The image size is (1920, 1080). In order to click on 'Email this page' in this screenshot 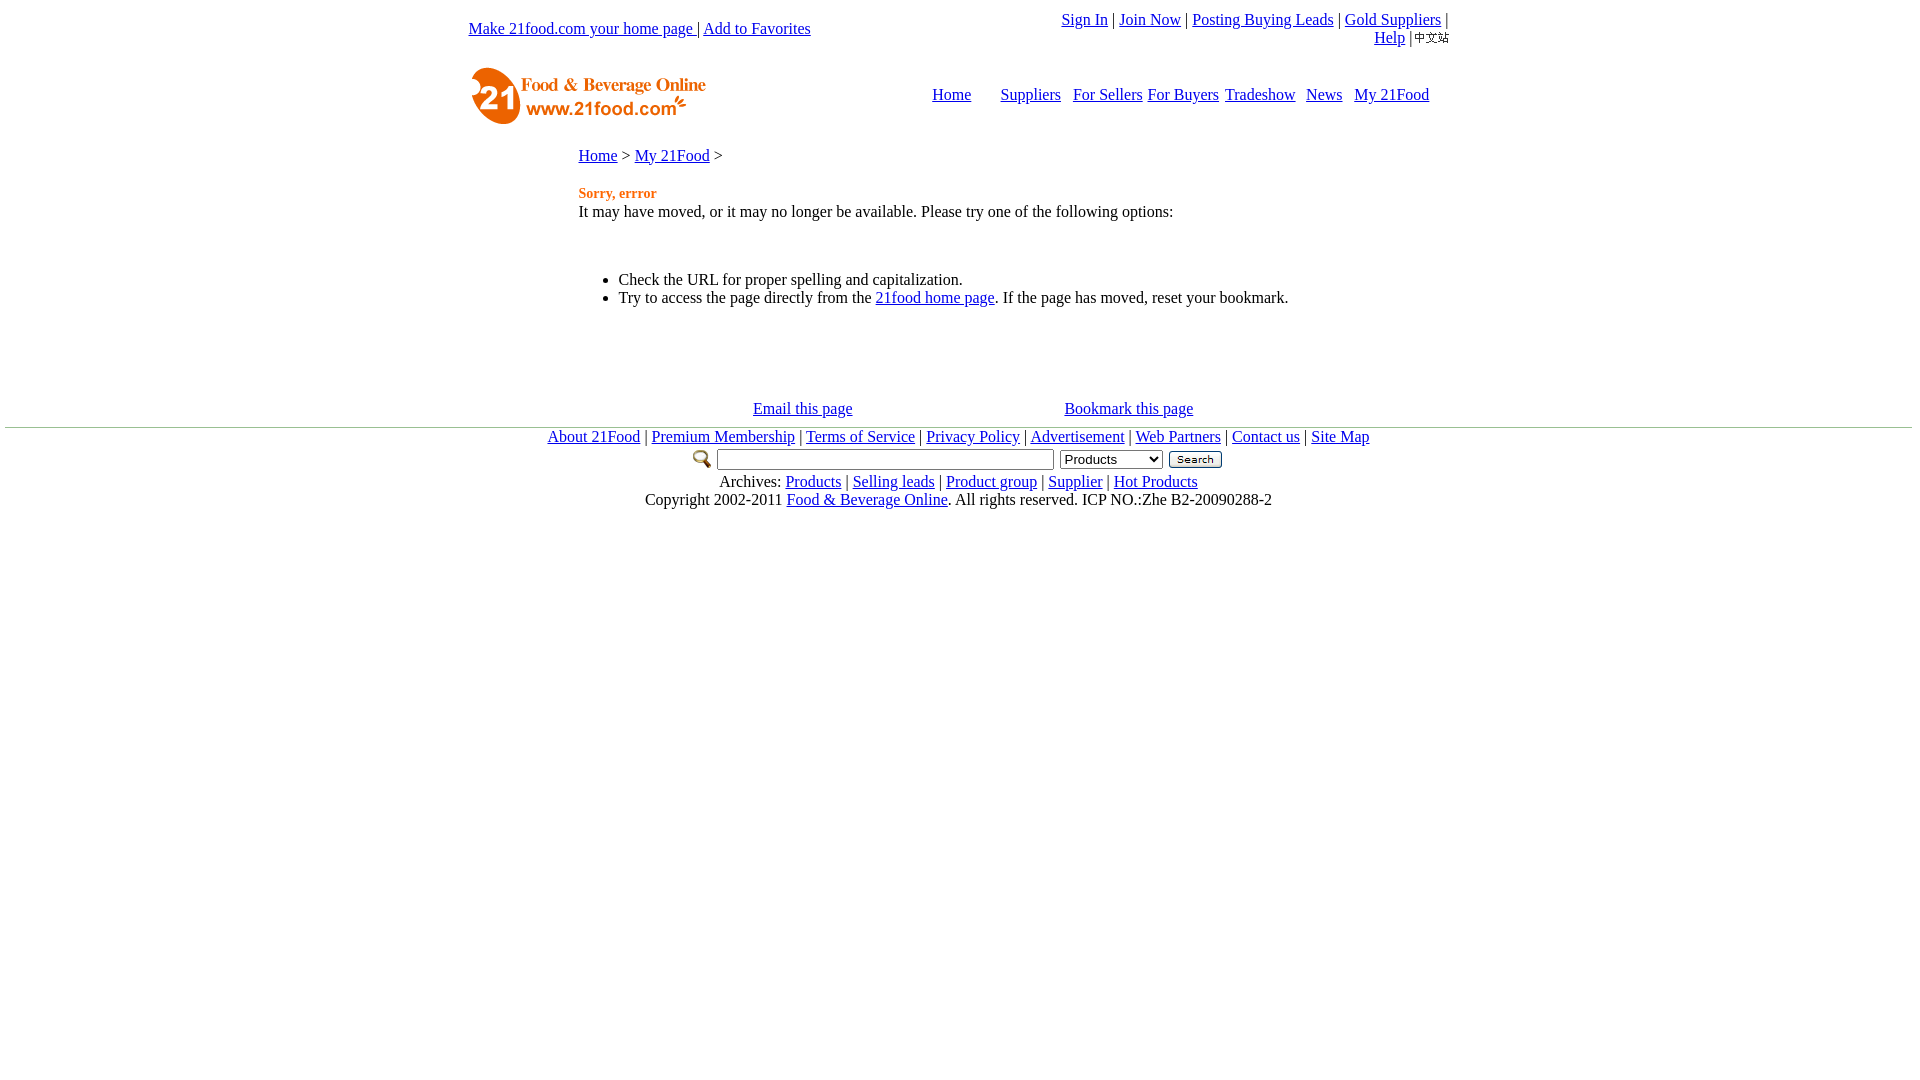, I will do `click(802, 407)`.